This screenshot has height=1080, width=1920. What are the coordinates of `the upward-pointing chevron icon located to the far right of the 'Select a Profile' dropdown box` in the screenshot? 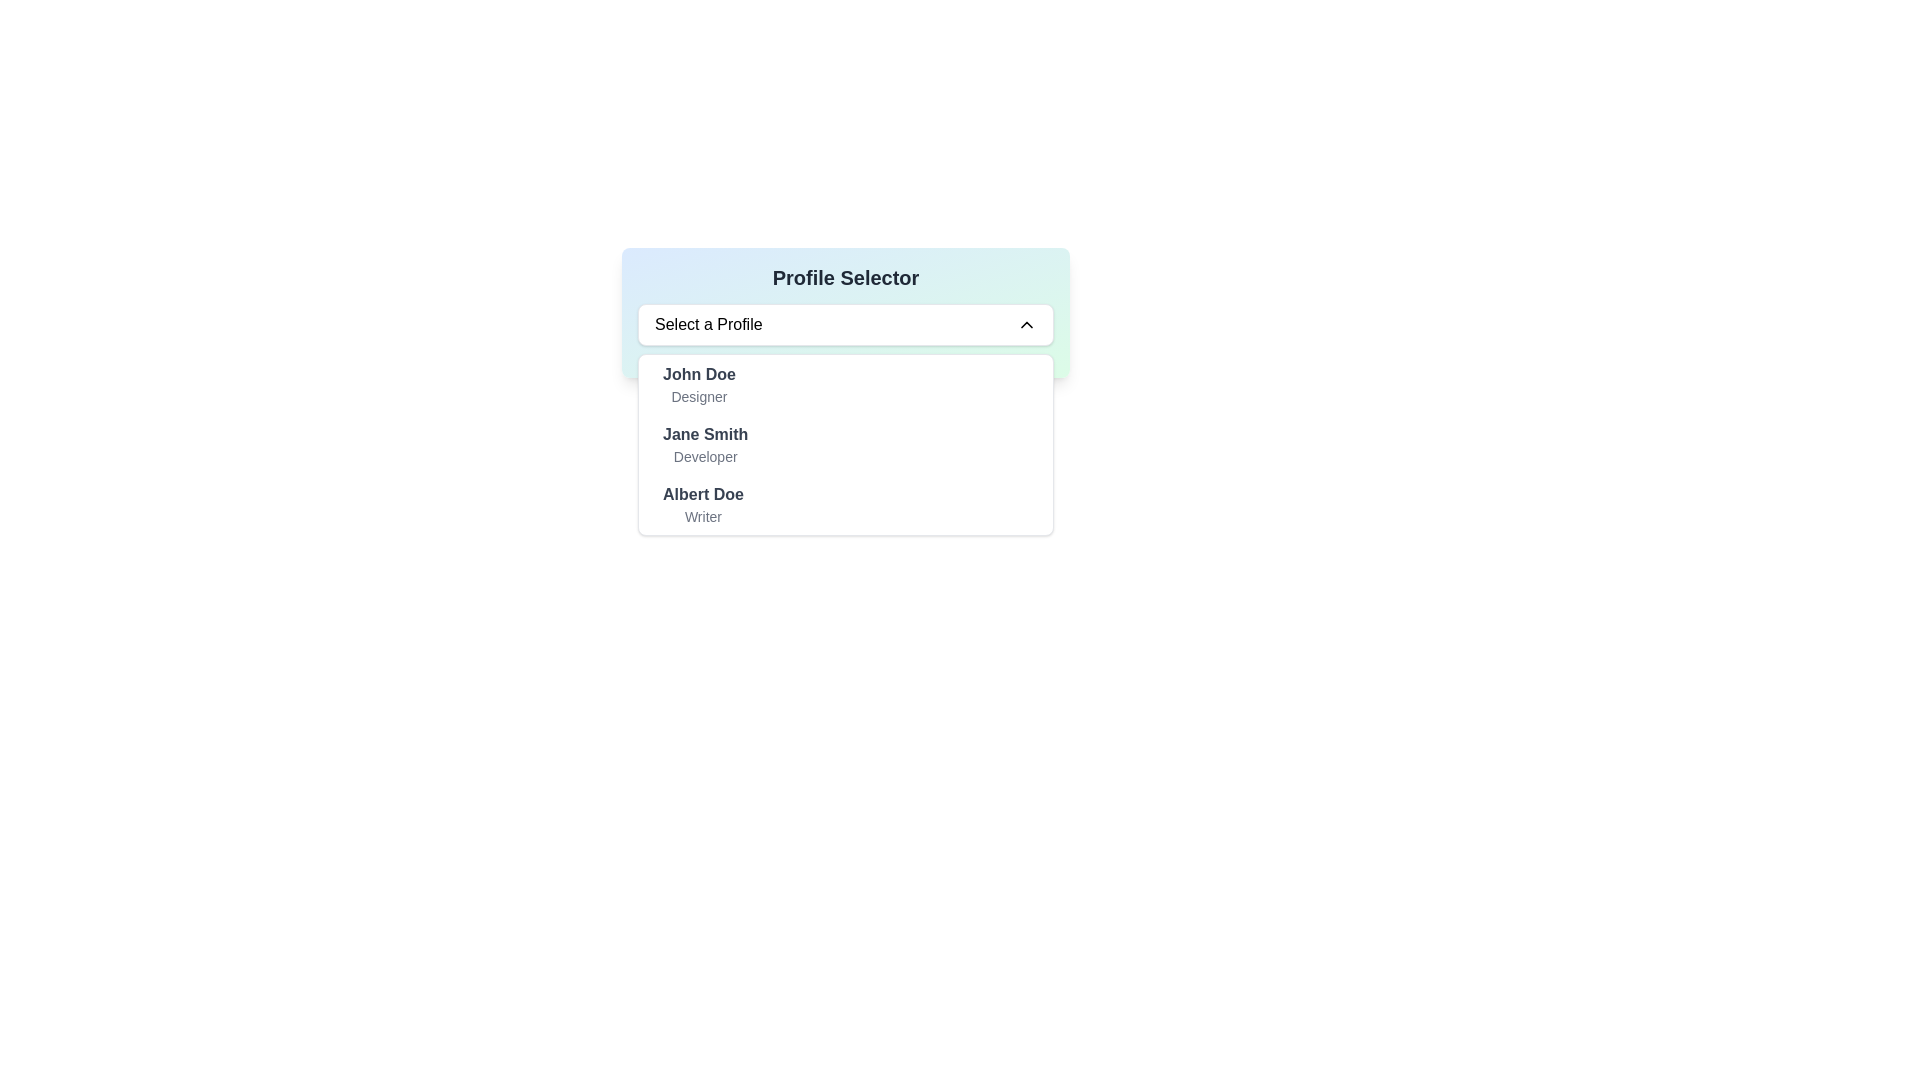 It's located at (1027, 323).